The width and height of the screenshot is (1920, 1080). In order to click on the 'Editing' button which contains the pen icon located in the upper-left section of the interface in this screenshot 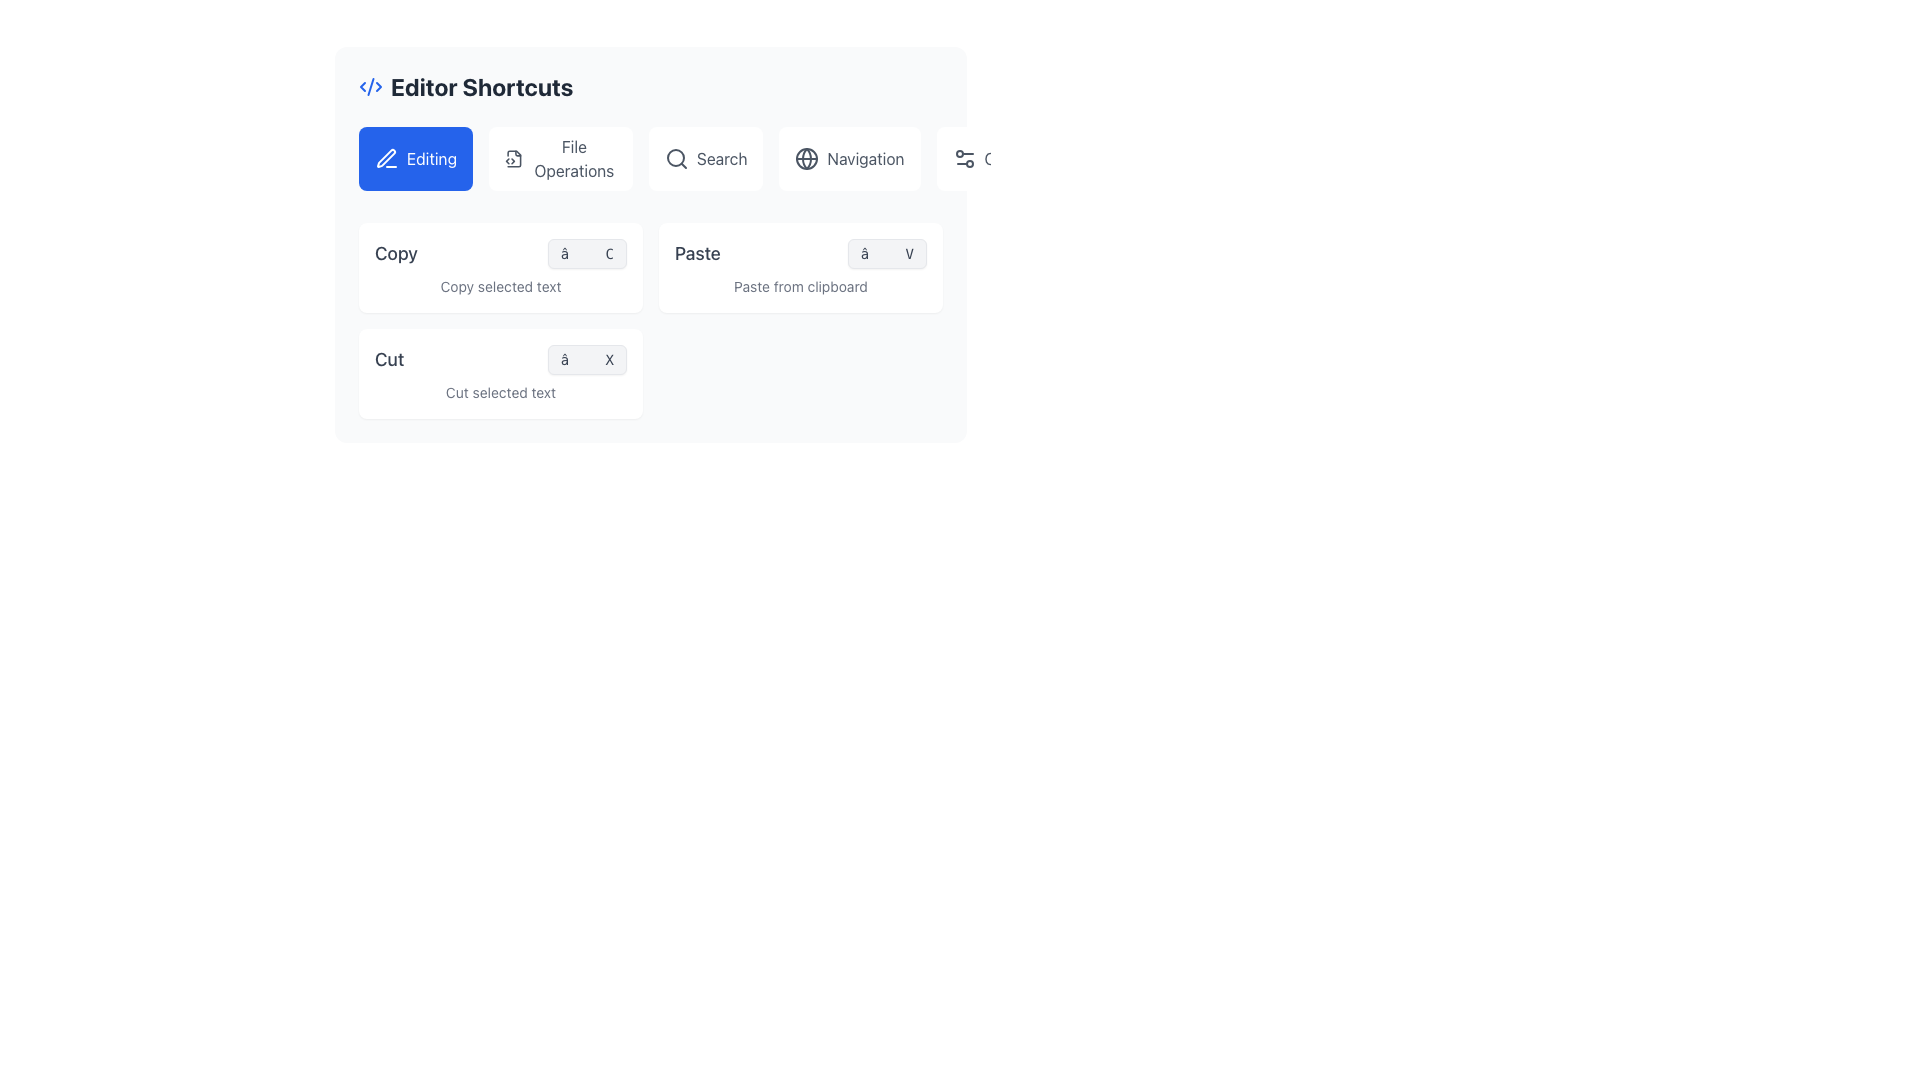, I will do `click(386, 157)`.